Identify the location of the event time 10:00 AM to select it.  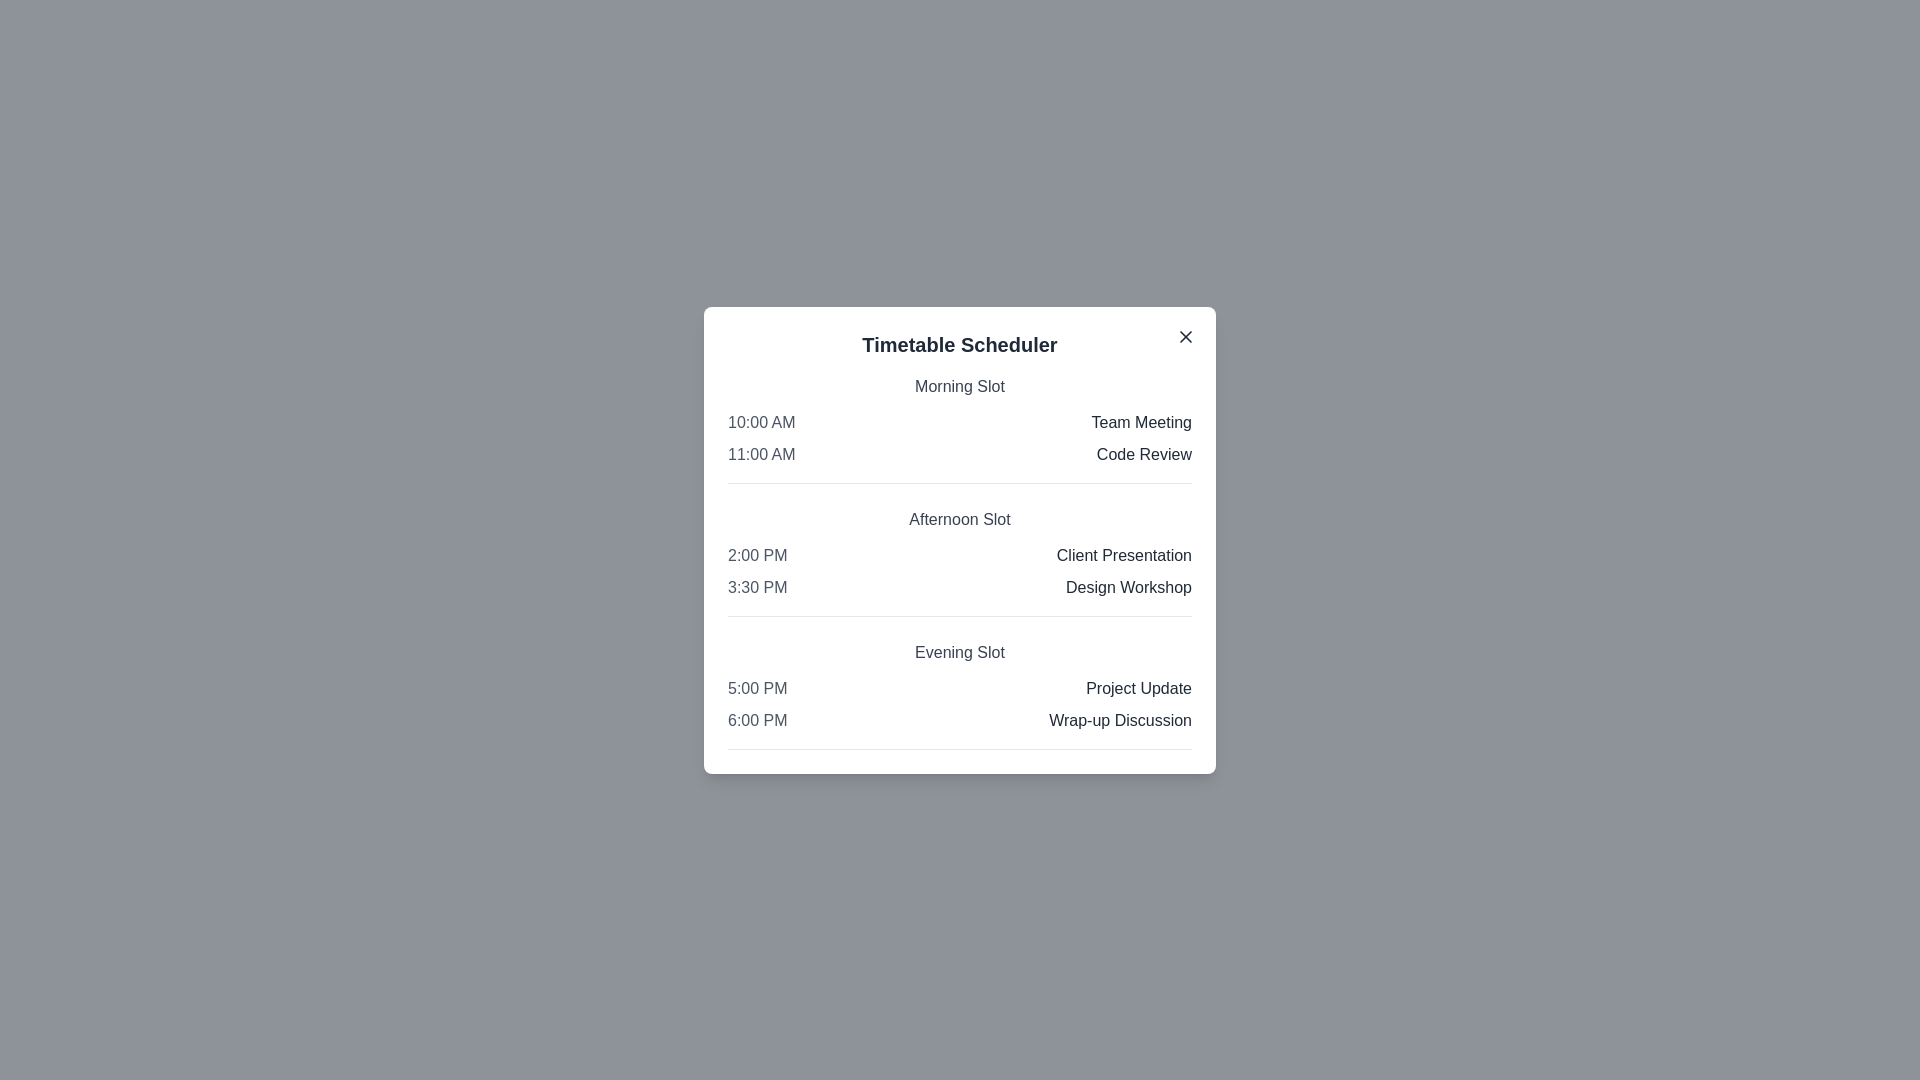
(760, 421).